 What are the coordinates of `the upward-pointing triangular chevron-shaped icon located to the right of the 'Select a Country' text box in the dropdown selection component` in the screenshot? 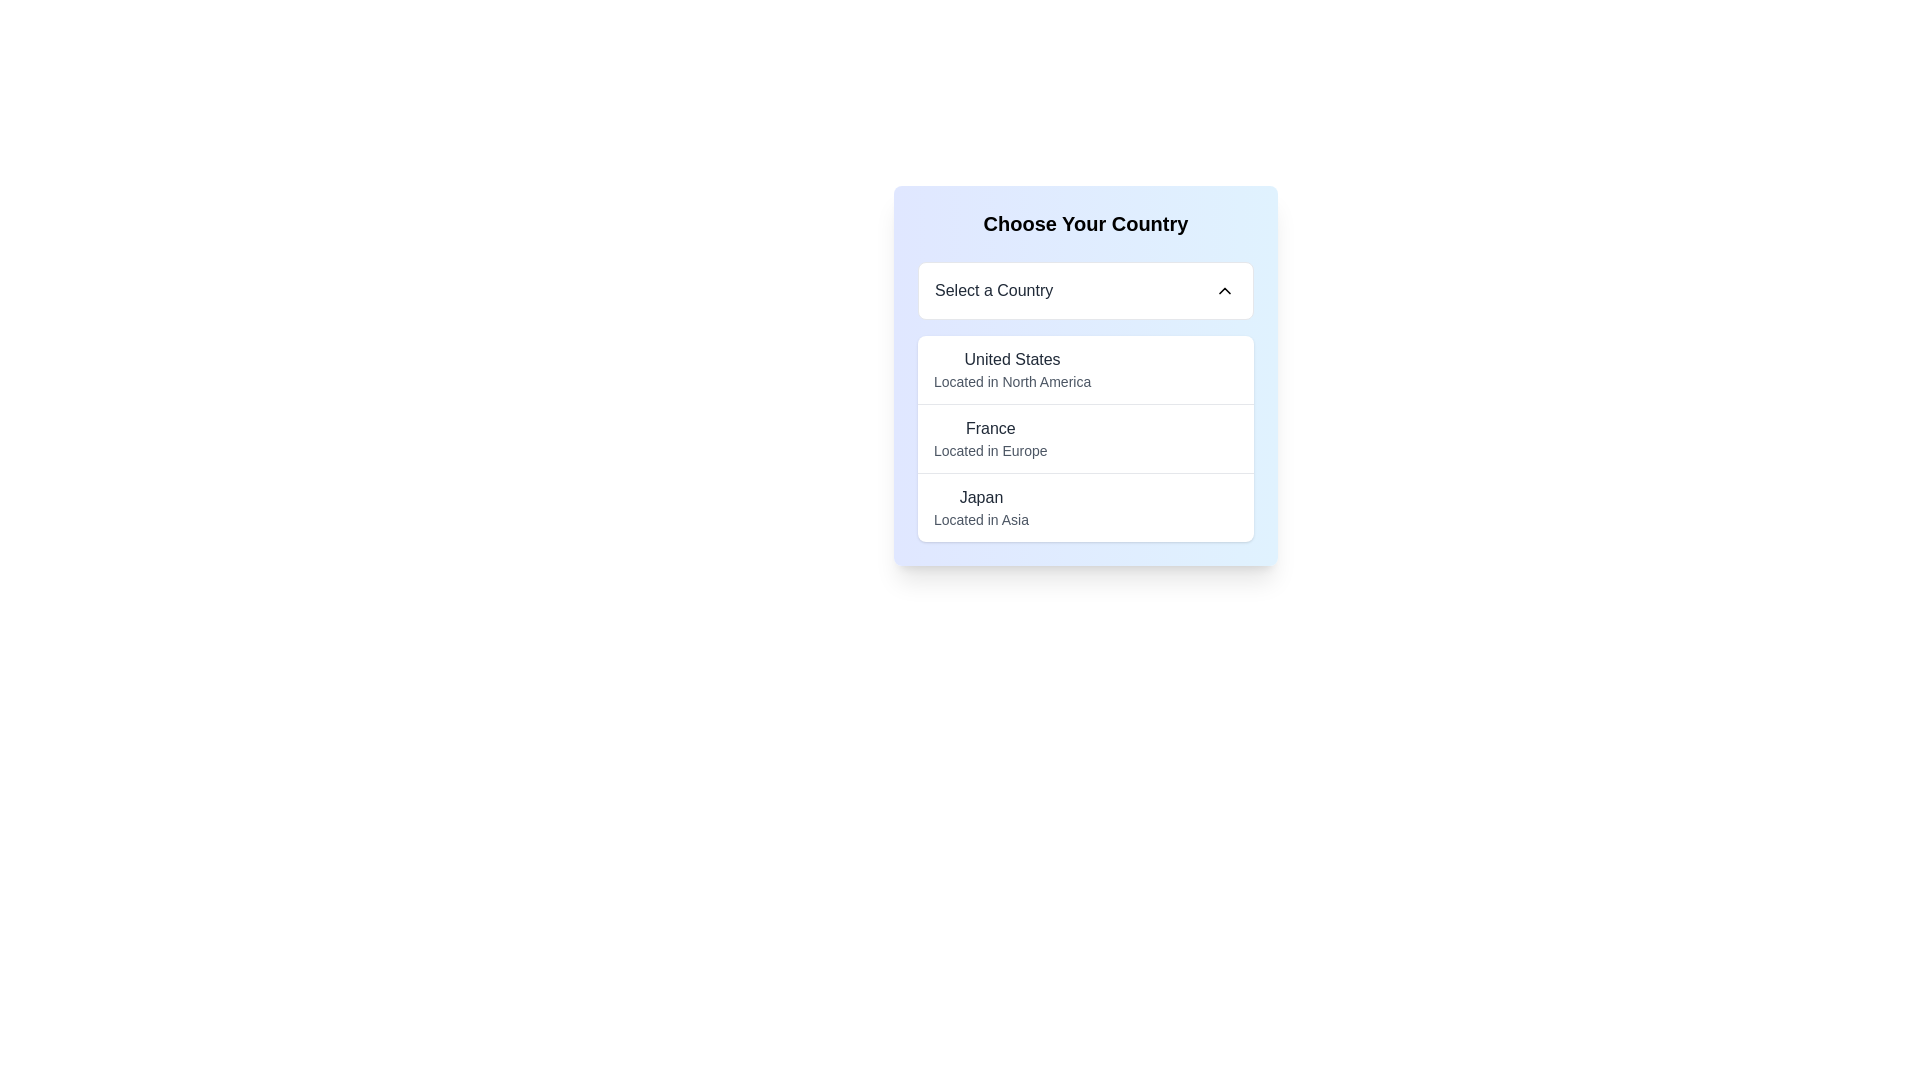 It's located at (1223, 290).